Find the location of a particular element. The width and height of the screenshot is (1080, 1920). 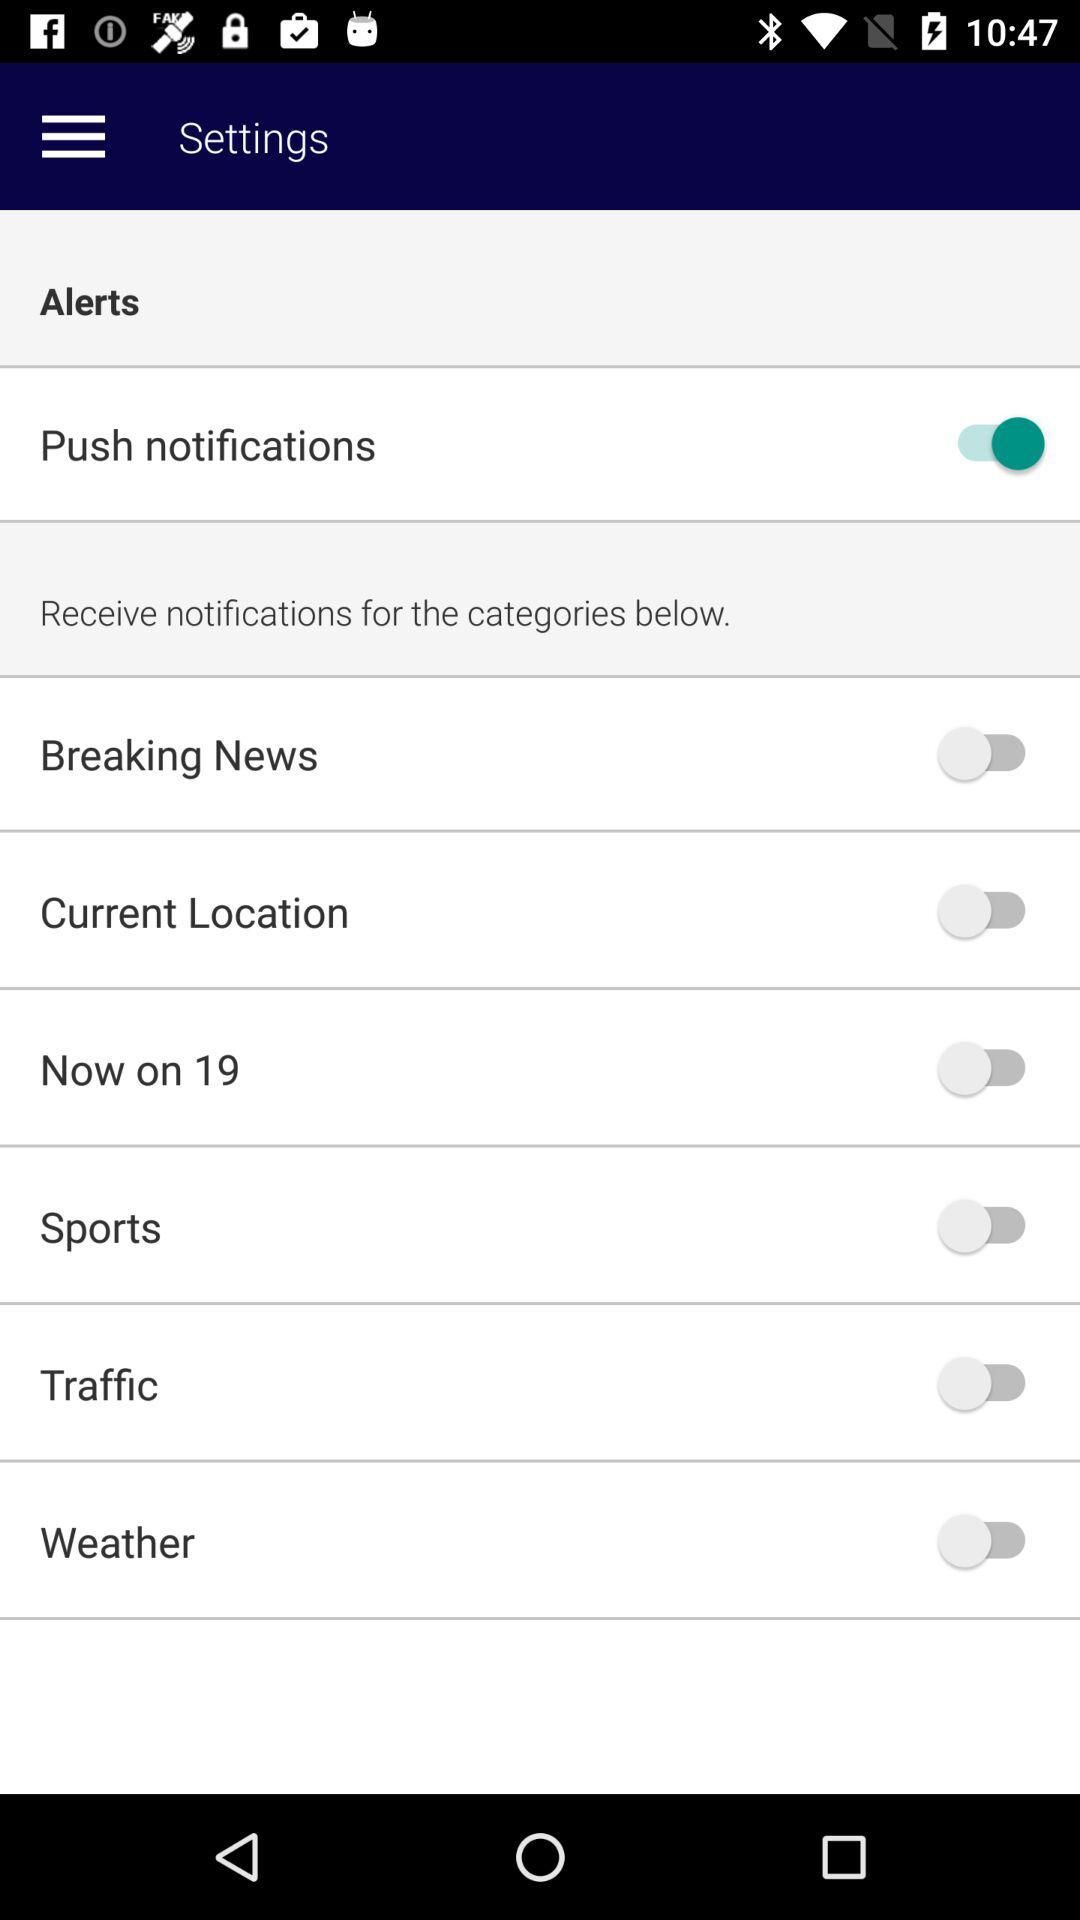

turn off button is located at coordinates (991, 909).